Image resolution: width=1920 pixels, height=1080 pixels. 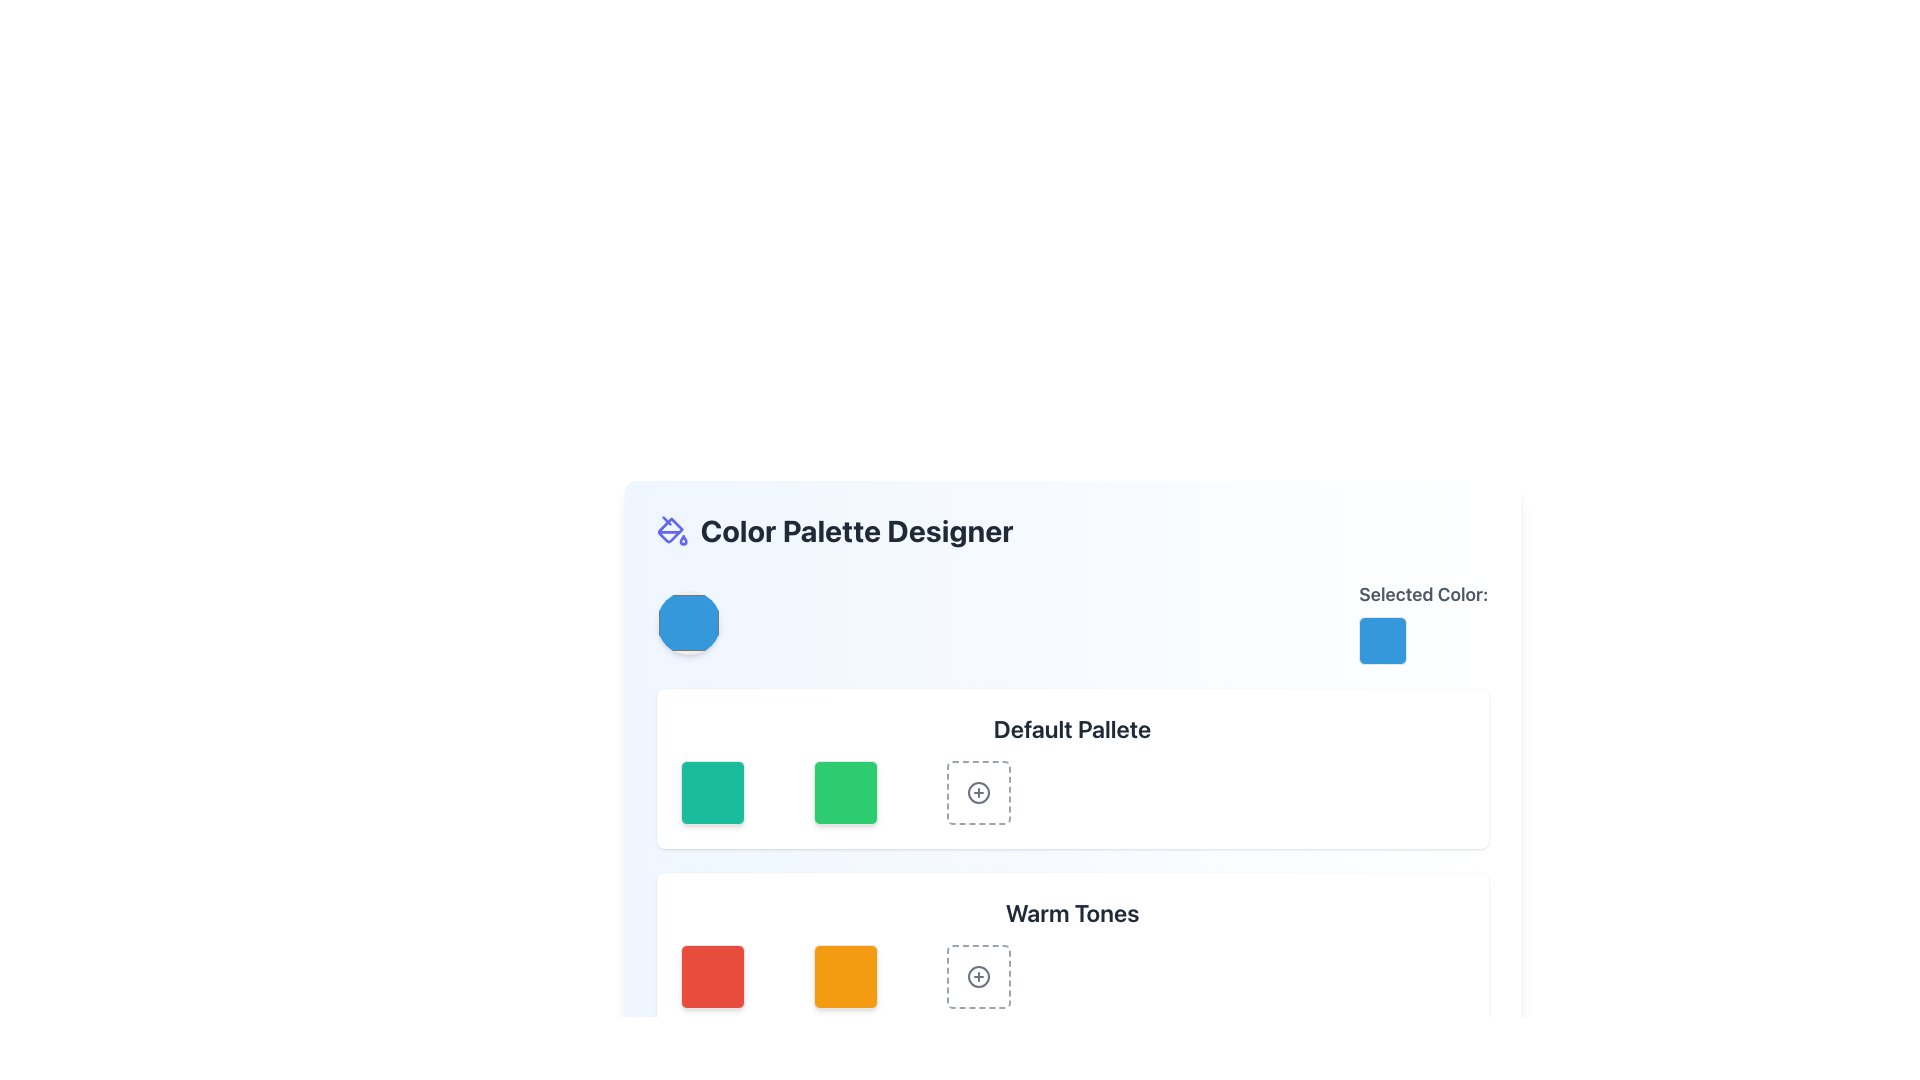 I want to click on the square button with a dashed gray border and a circular plus sign icon, which is the third item in the row under the 'Default Palette' label, so click(x=979, y=792).